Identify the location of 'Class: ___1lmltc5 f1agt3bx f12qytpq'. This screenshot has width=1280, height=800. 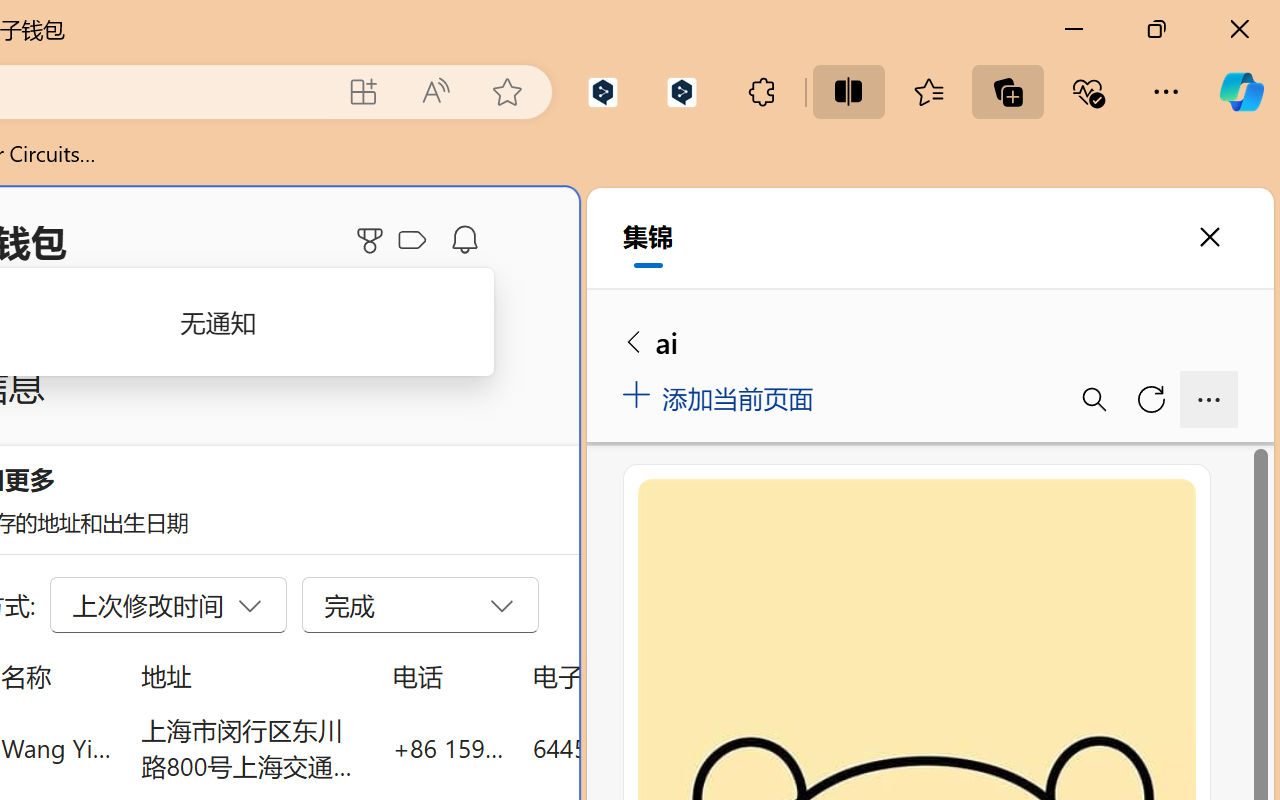
(411, 240).